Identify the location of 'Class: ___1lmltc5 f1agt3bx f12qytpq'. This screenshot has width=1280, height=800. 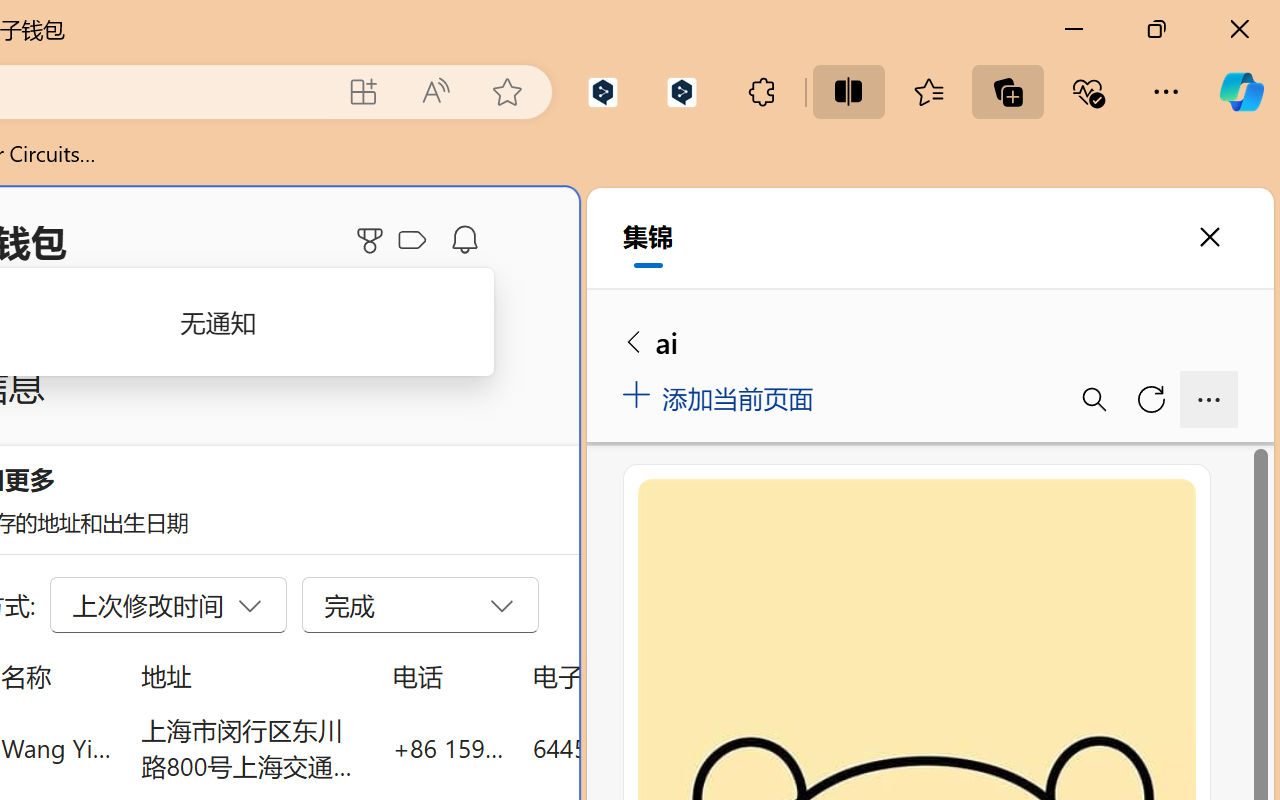
(411, 240).